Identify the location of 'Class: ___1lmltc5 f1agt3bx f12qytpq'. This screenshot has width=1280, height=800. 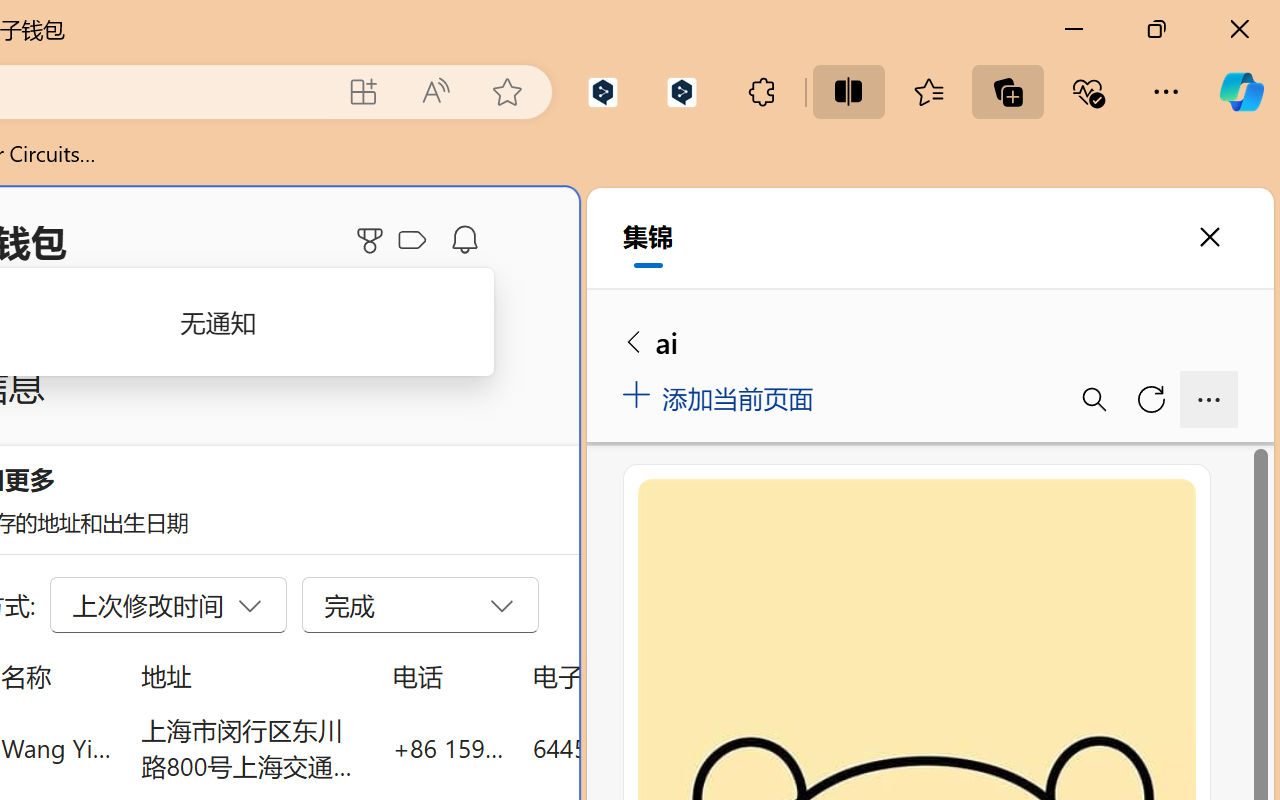
(411, 240).